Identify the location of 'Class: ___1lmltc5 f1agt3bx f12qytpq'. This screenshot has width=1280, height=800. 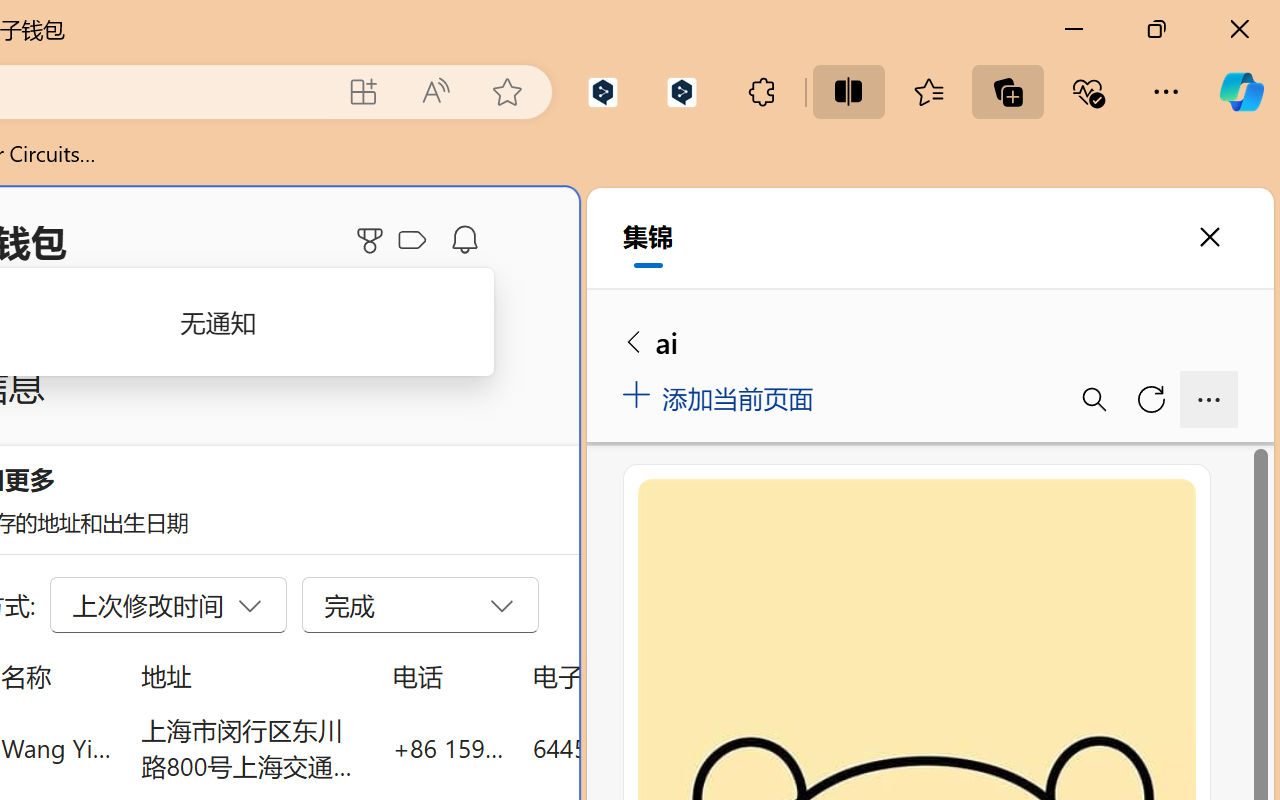
(411, 240).